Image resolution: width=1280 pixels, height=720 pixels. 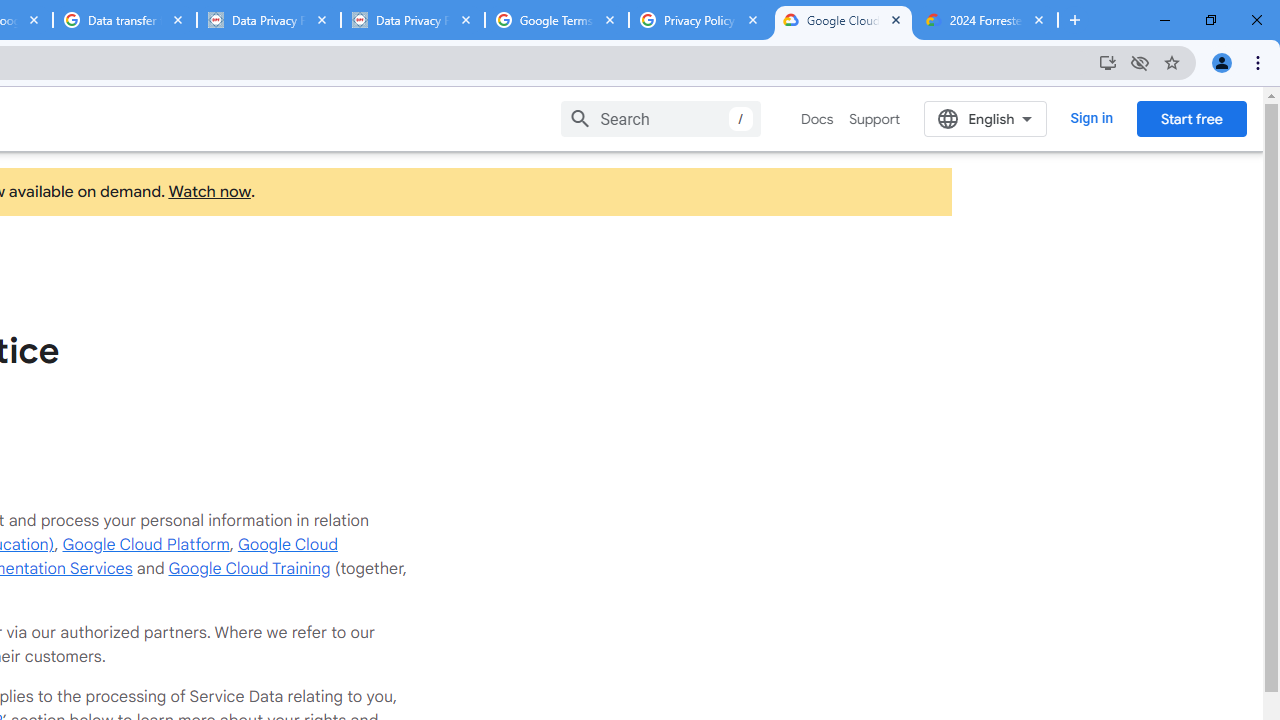 What do you see at coordinates (817, 119) in the screenshot?
I see `'Docs'` at bounding box center [817, 119].